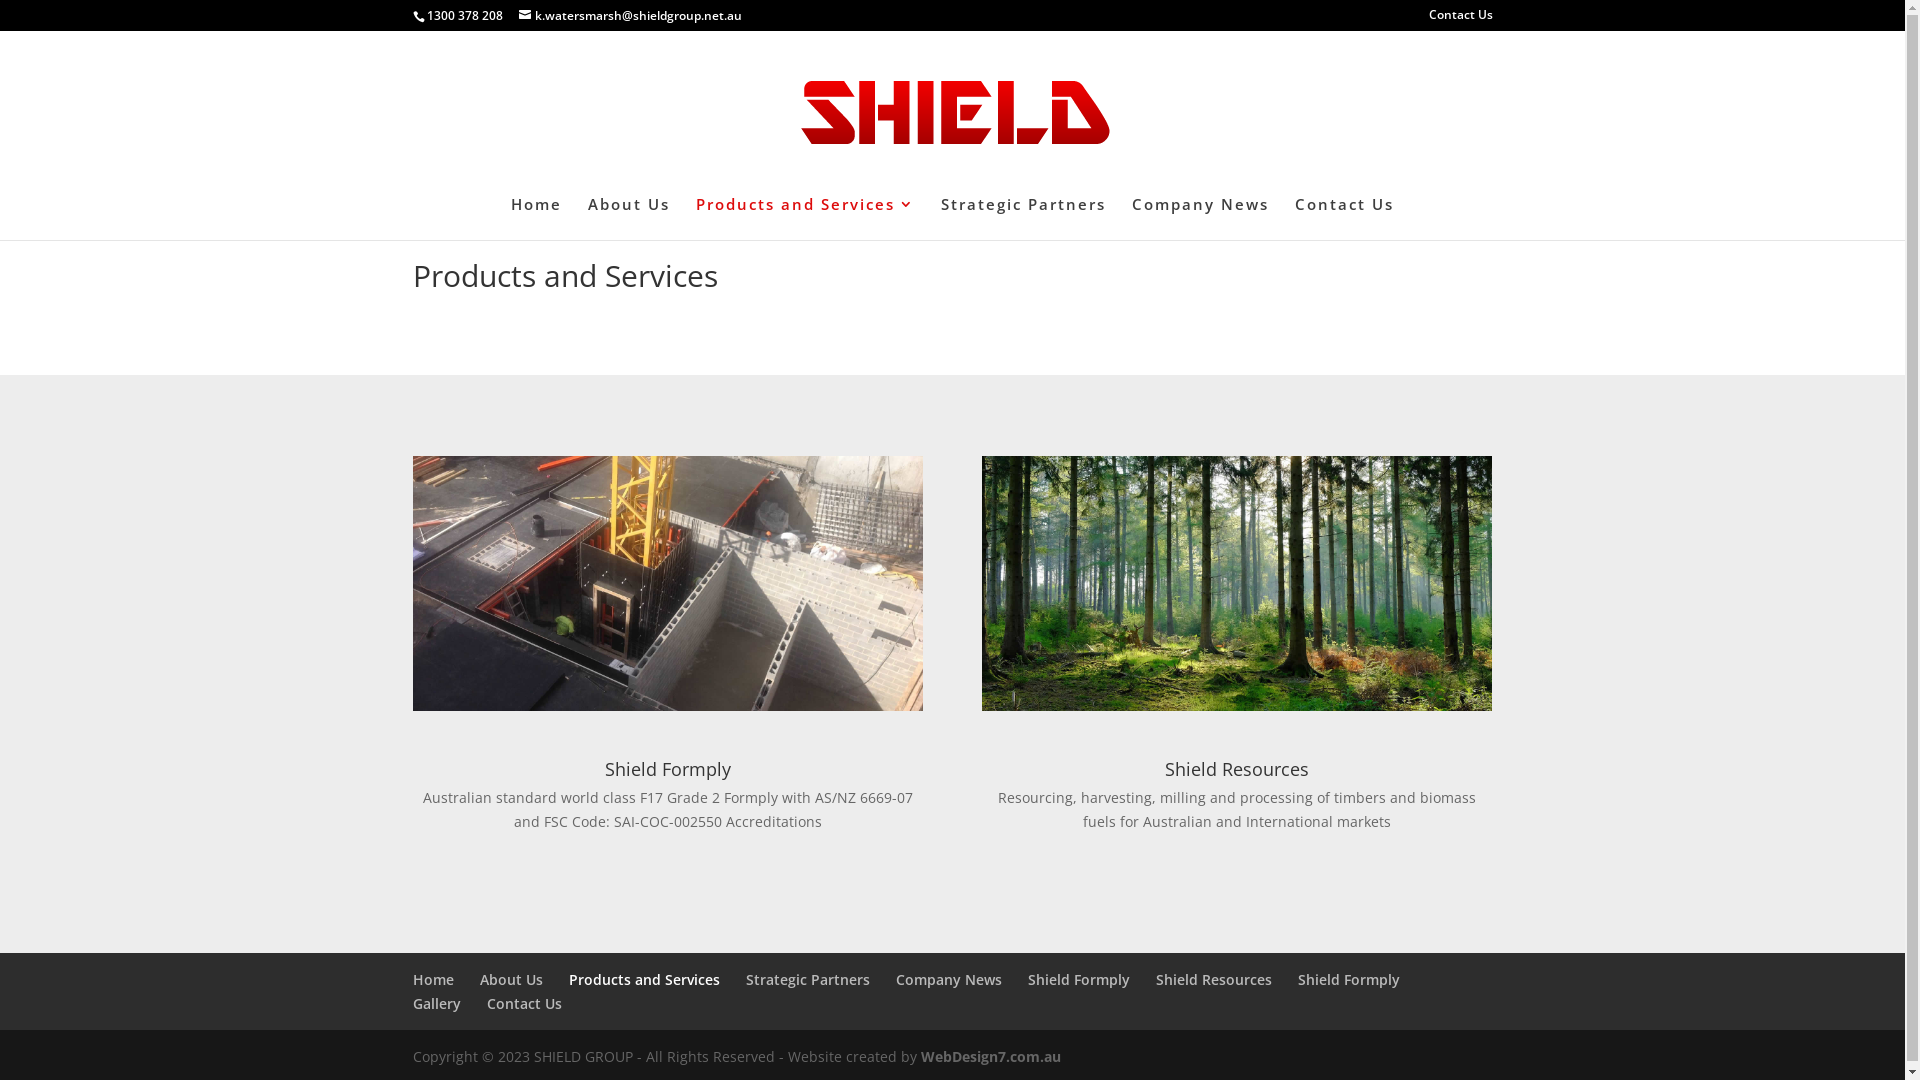 The height and width of the screenshot is (1080, 1920). Describe the element at coordinates (435, 1003) in the screenshot. I see `'Gallery'` at that location.